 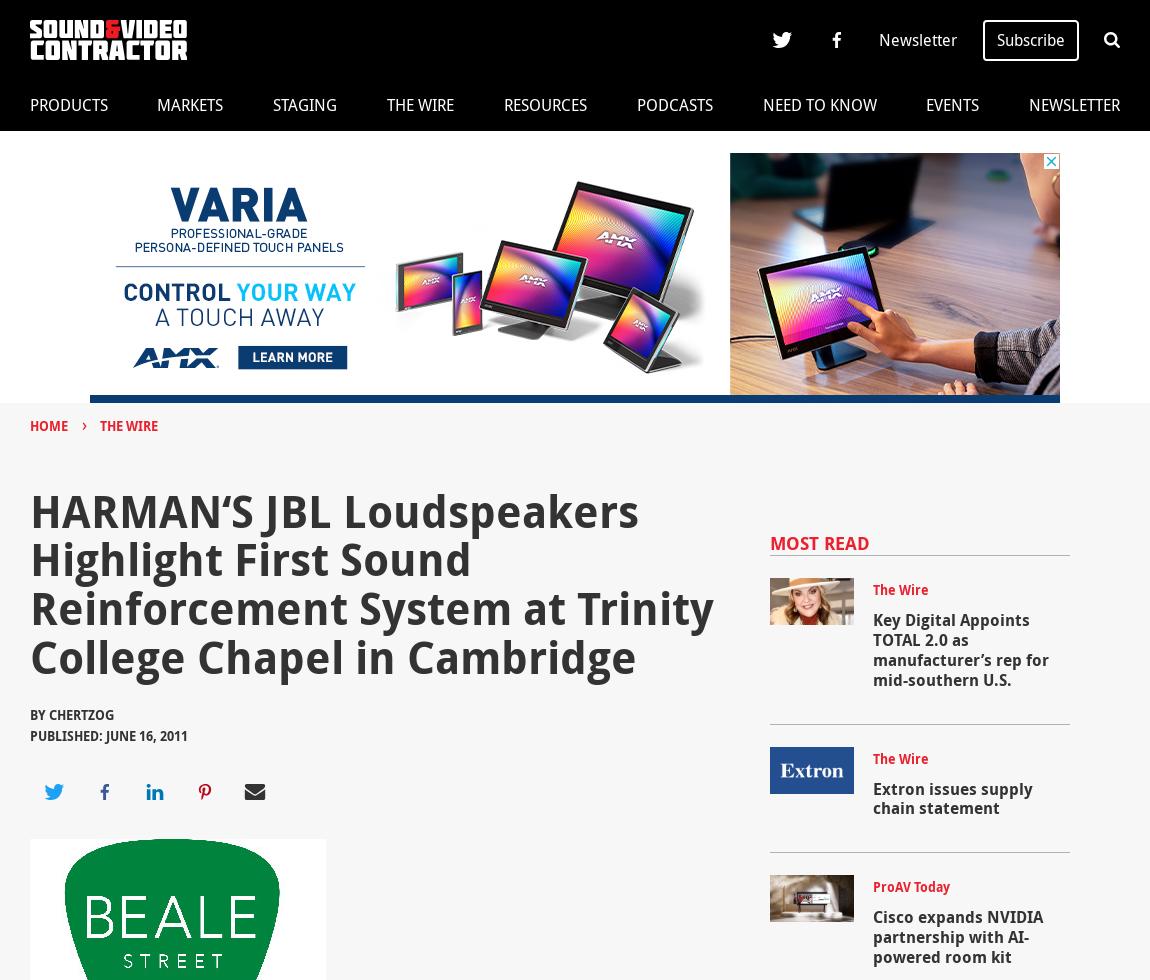 What do you see at coordinates (673, 104) in the screenshot?
I see `'Podcasts'` at bounding box center [673, 104].